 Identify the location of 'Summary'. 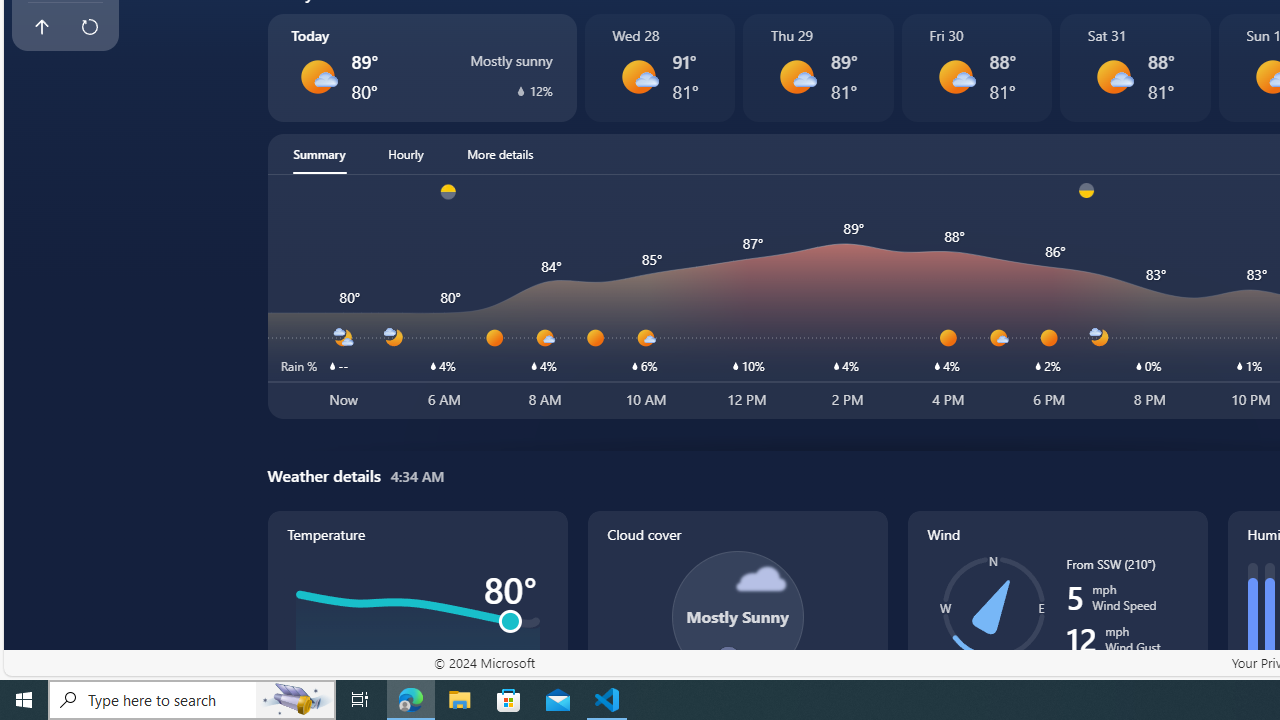
(318, 153).